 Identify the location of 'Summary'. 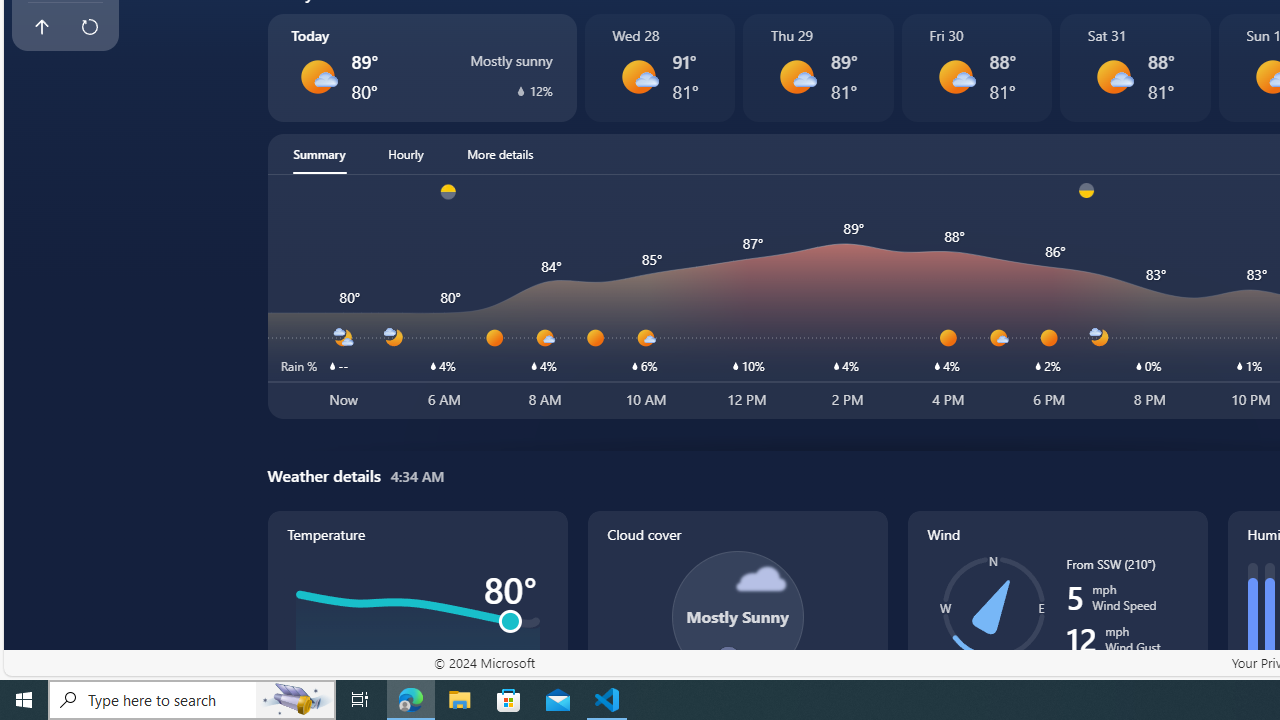
(318, 153).